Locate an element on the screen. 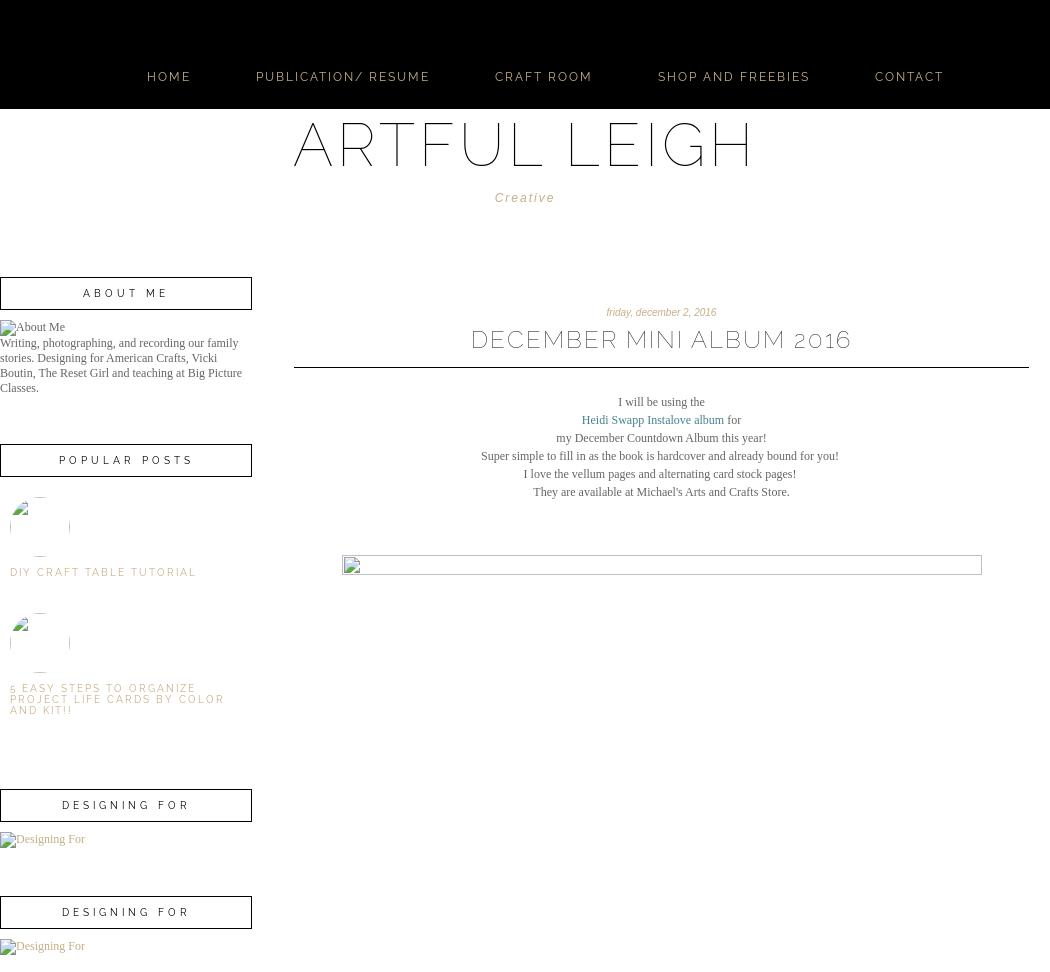 This screenshot has width=1050, height=972. 'Writing, photographing, and recording our family stories. Designing for American Crafts, Vicki Boutin, The Reset Girl and teaching at Big Picture Classes.' is located at coordinates (0, 365).